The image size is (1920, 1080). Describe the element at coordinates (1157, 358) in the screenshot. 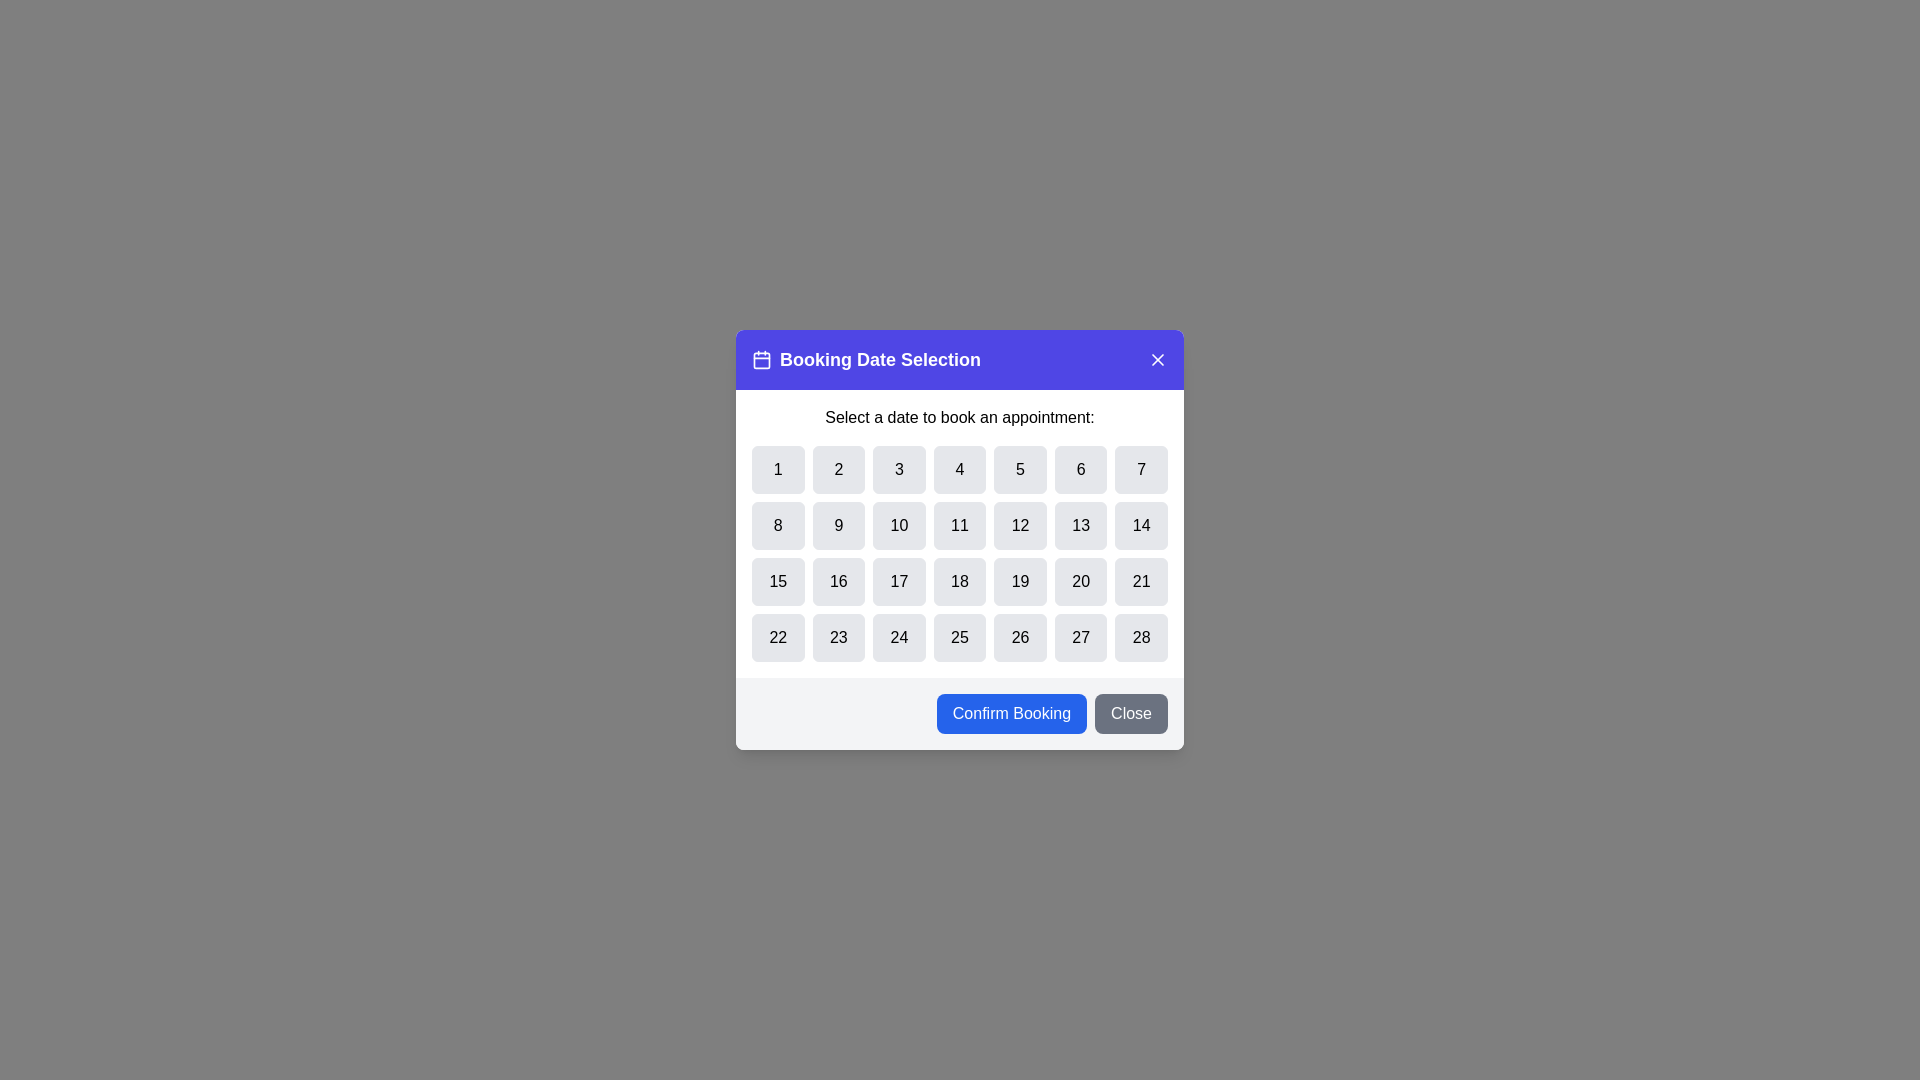

I see `the 'X' button to close the dialog` at that location.